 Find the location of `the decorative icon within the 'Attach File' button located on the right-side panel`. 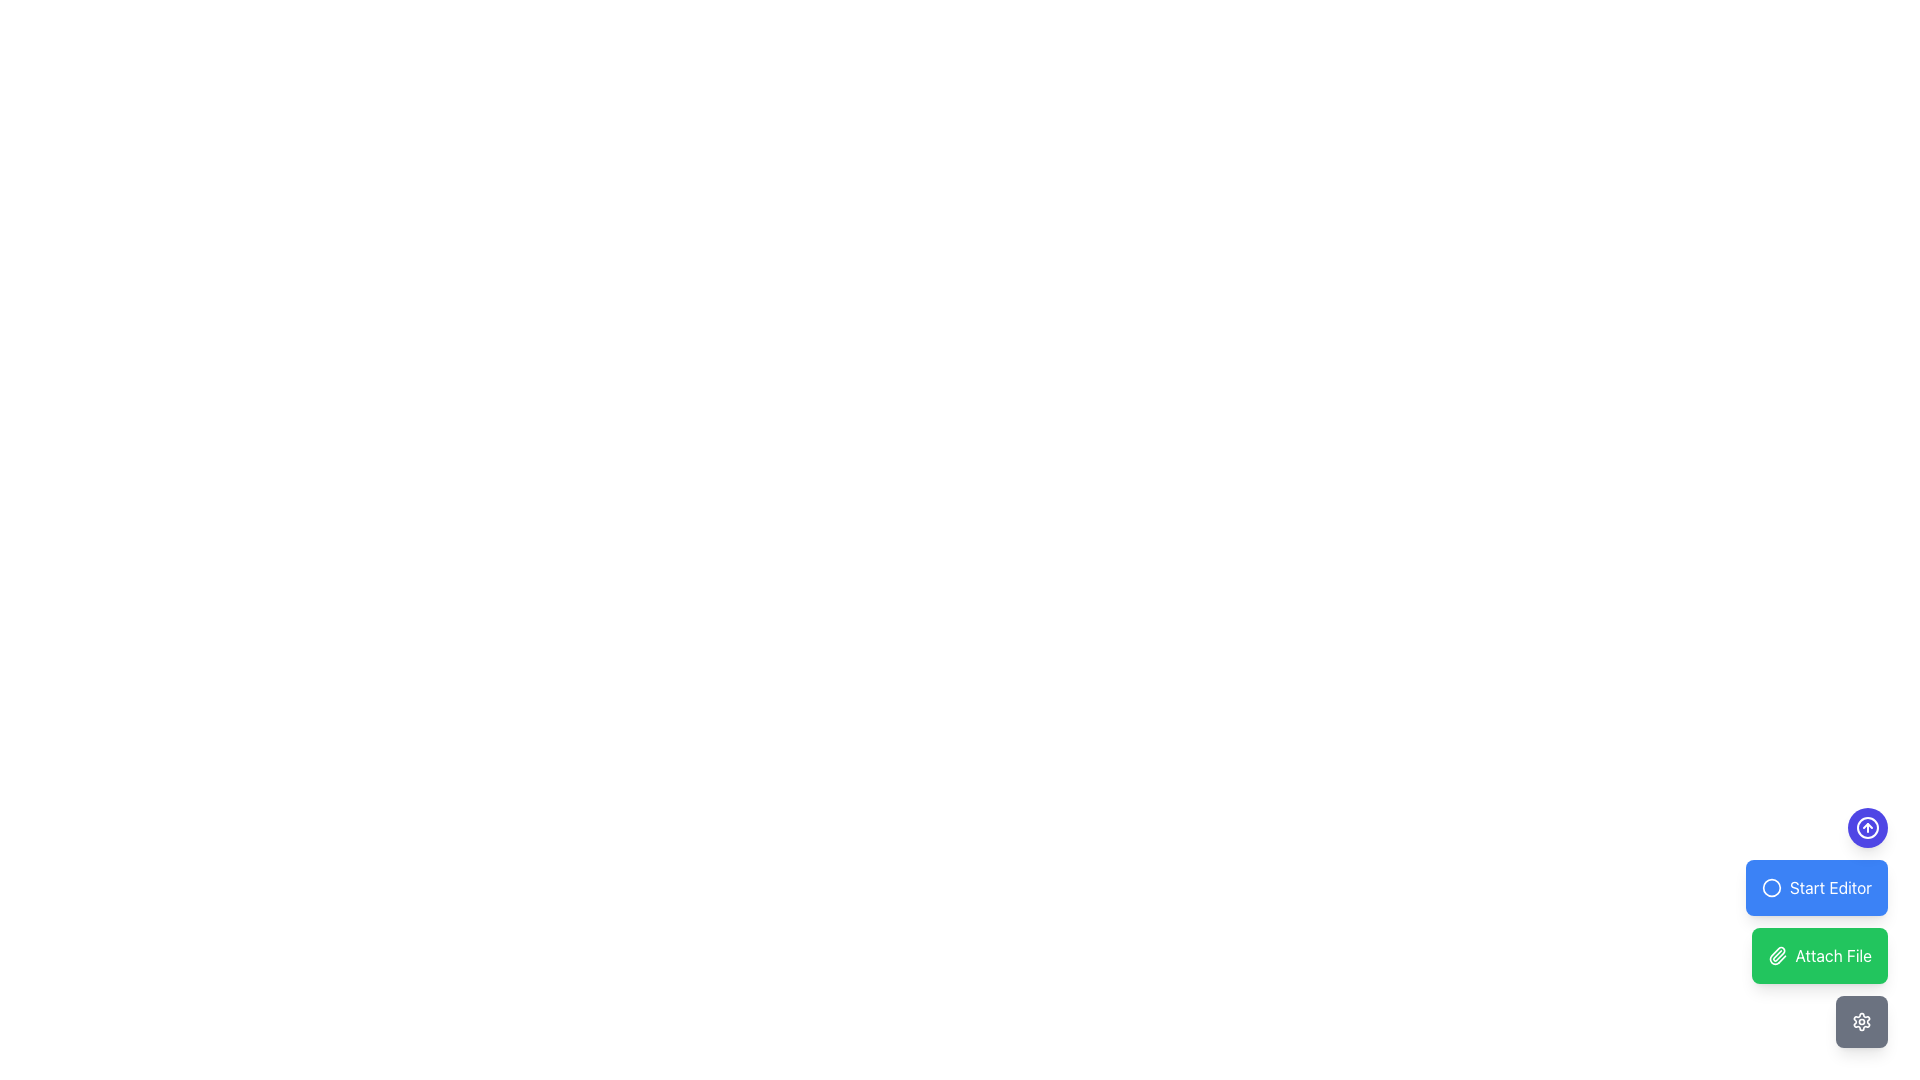

the decorative icon within the 'Attach File' button located on the right-side panel is located at coordinates (1777, 955).